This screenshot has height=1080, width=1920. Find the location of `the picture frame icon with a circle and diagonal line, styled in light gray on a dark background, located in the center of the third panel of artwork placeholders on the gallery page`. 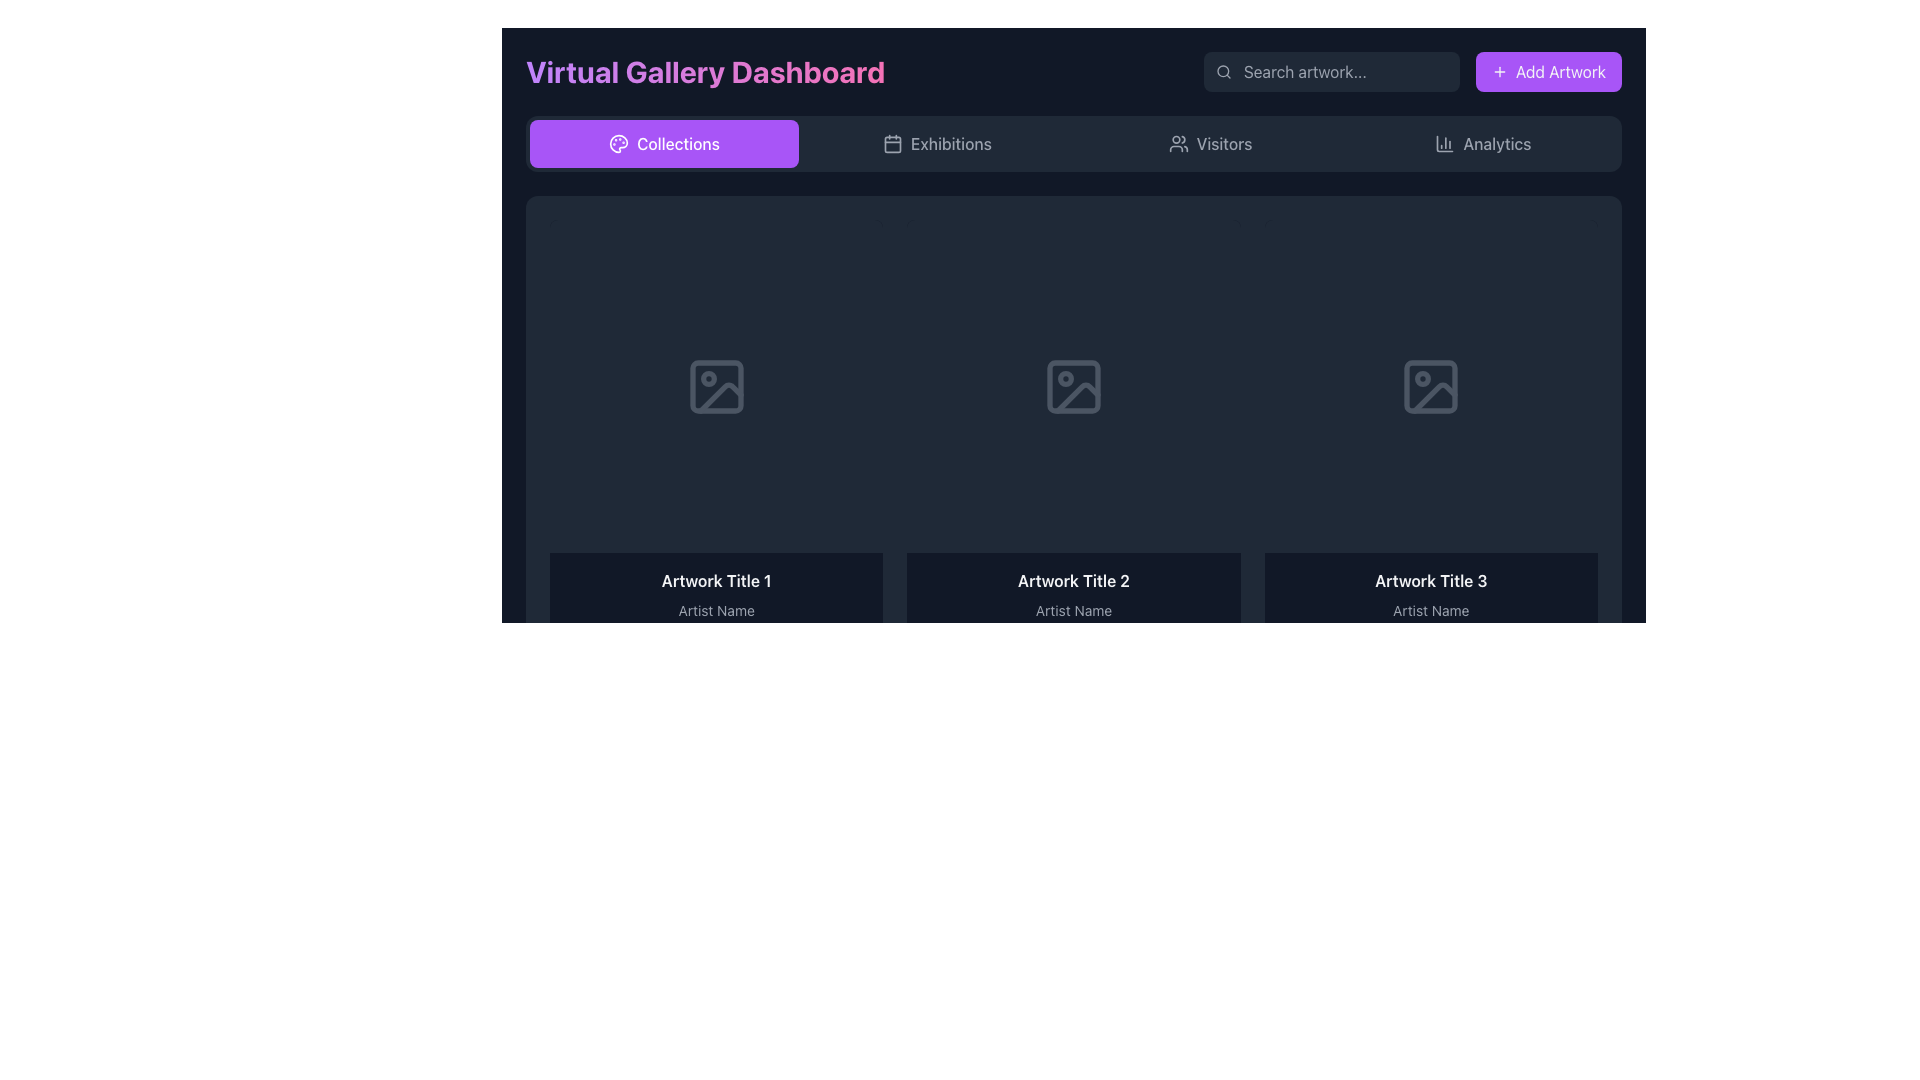

the picture frame icon with a circle and diagonal line, styled in light gray on a dark background, located in the center of the third panel of artwork placeholders on the gallery page is located at coordinates (1430, 386).